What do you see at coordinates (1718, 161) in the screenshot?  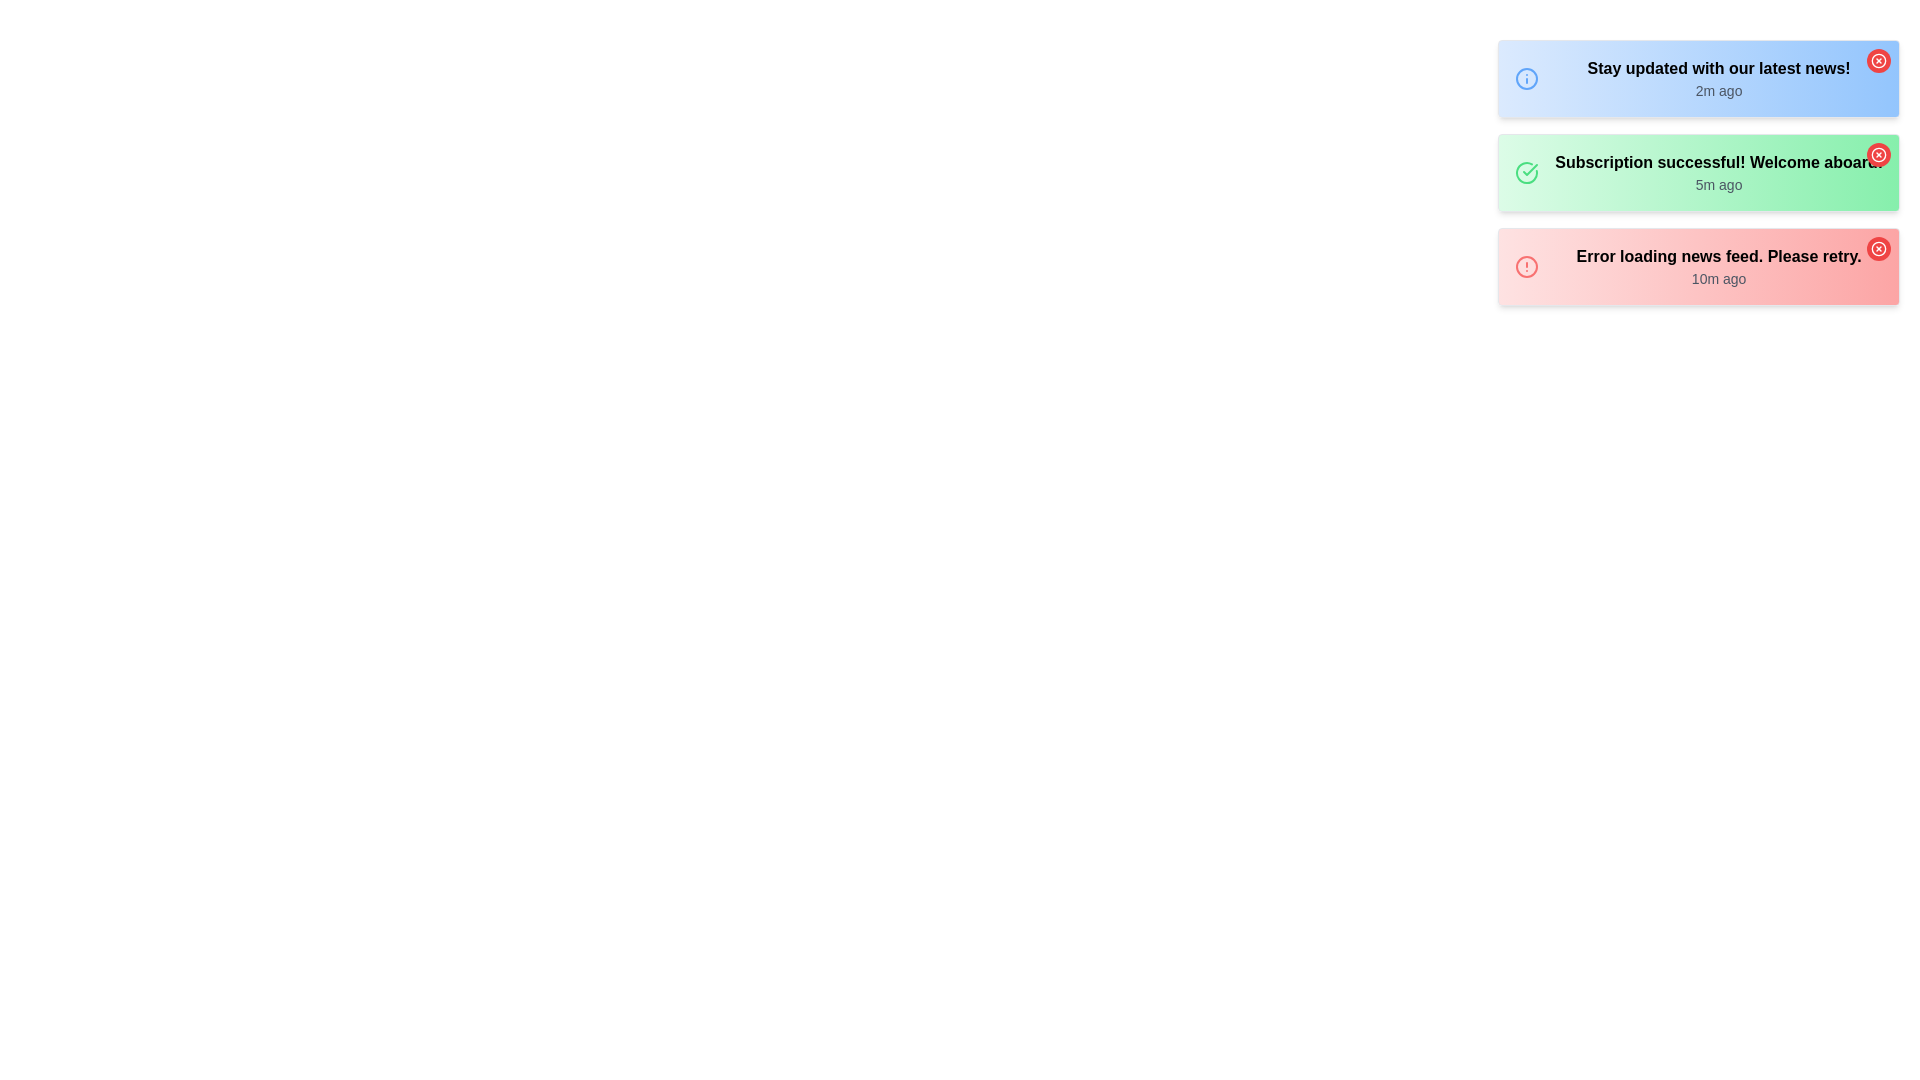 I see `the bold text label indicating a successful subscription within the second notification card, which is bordered by a green background and located above the '5m ago' text` at bounding box center [1718, 161].